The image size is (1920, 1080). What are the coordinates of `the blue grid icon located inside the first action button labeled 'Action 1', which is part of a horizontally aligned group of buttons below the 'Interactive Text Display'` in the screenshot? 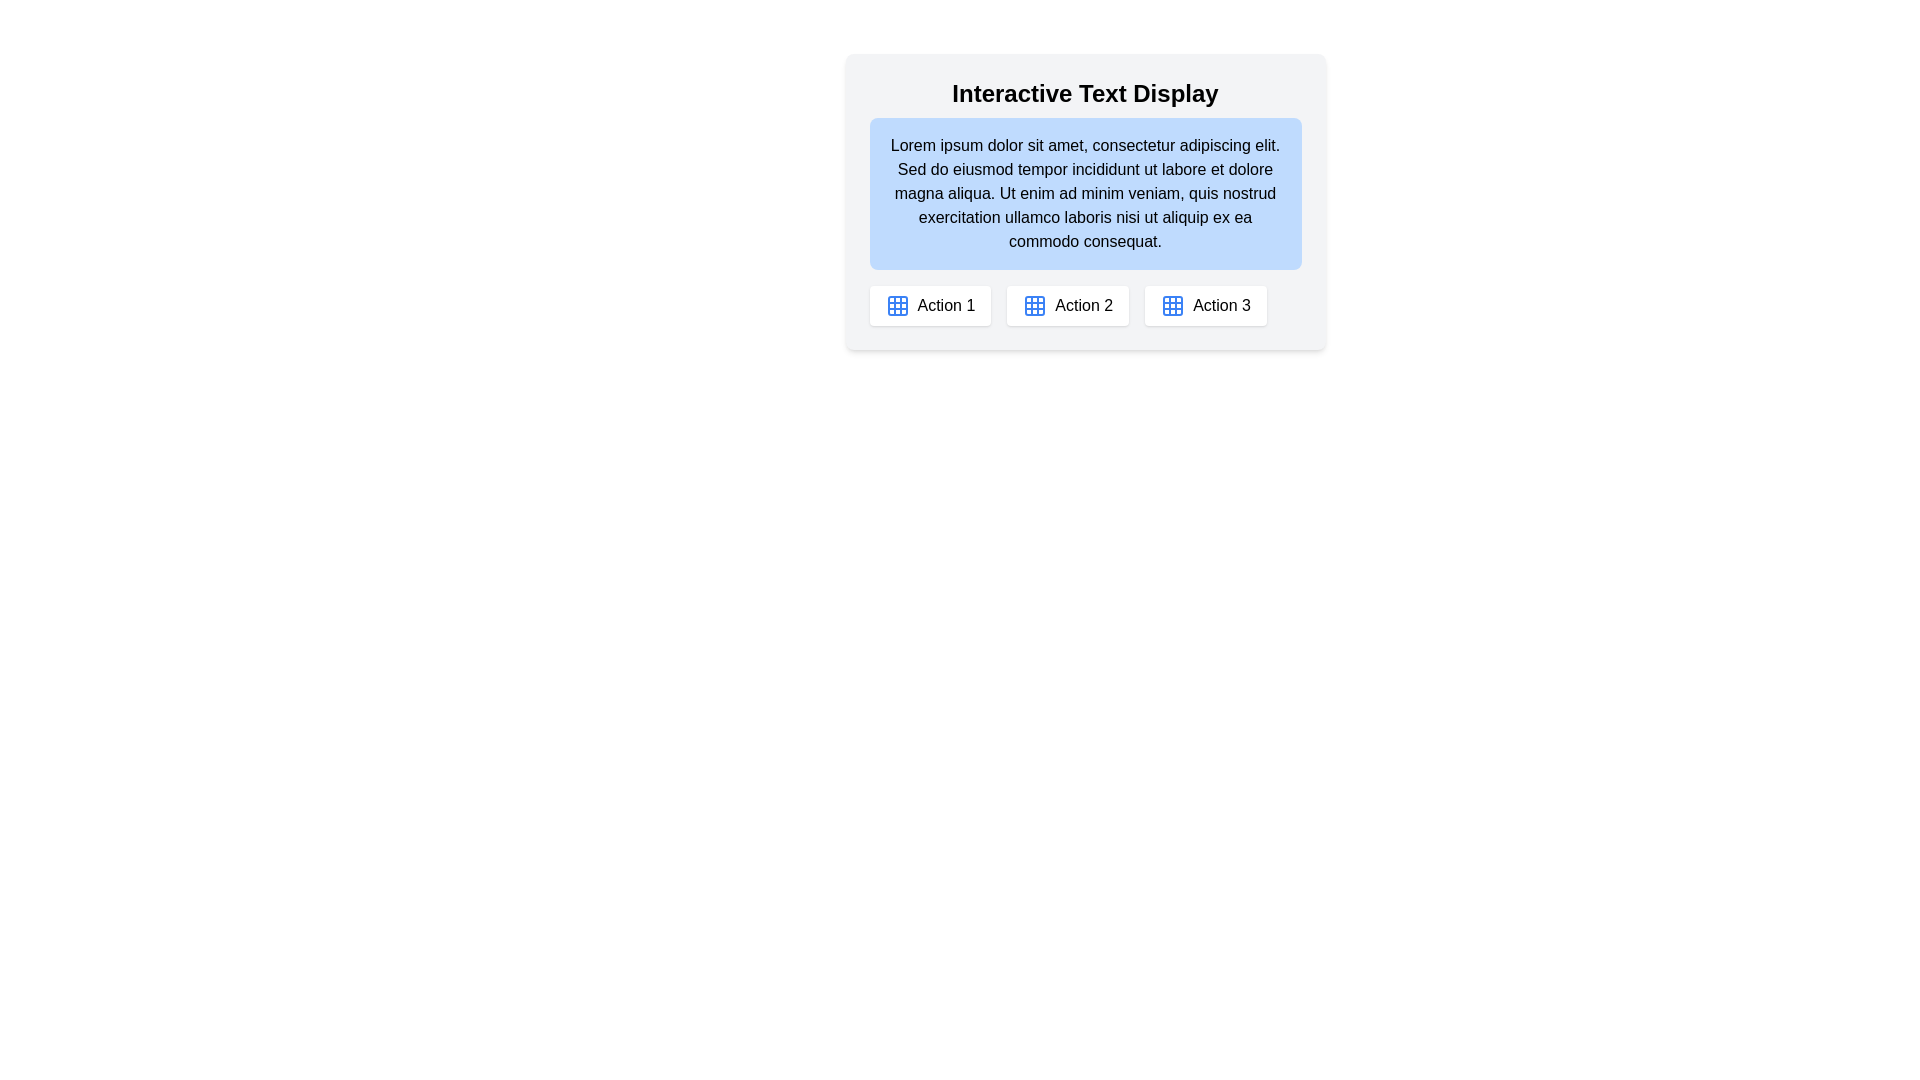 It's located at (896, 305).